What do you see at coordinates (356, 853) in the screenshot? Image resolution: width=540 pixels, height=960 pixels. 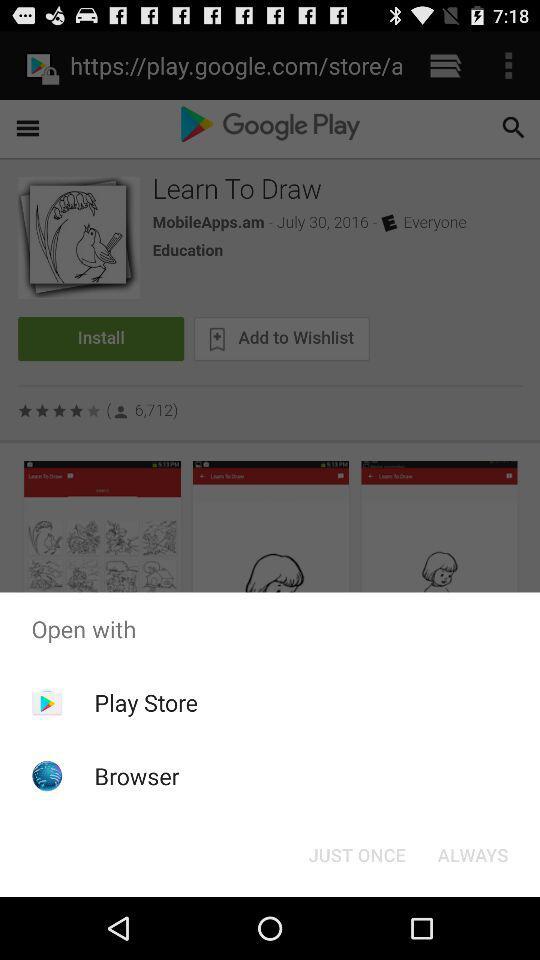 I see `button next to always item` at bounding box center [356, 853].